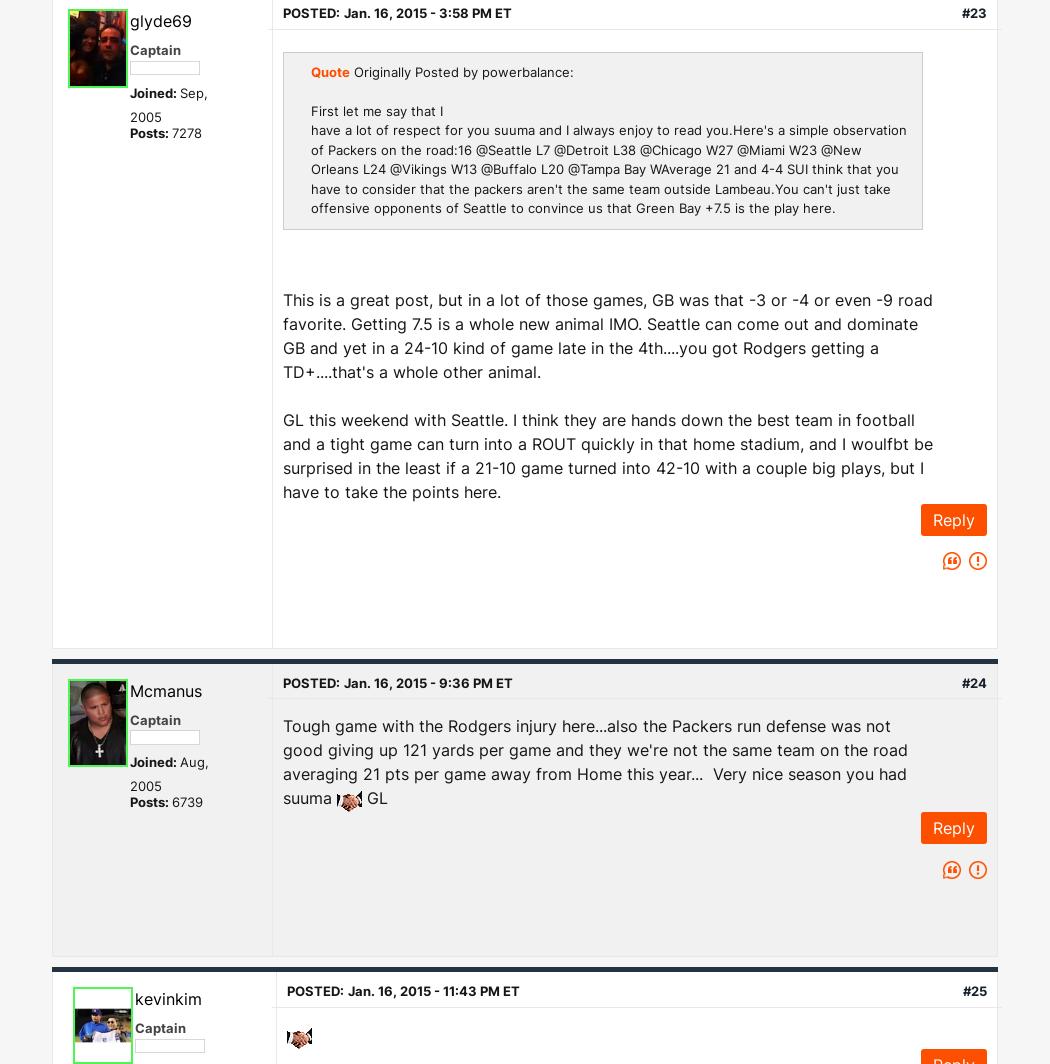  What do you see at coordinates (607, 334) in the screenshot?
I see `'This is a great post, but in a lot of those games, GB was that -3 or -4 or even -9 road favorite. Getting 7.5 is a whole new animal IMO. Seattle can come out and dominate GB and yet in a 24-10 kind of game late in the 4th....you got Rodgers getting a TD+....that's a whole other animal.'` at bounding box center [607, 334].